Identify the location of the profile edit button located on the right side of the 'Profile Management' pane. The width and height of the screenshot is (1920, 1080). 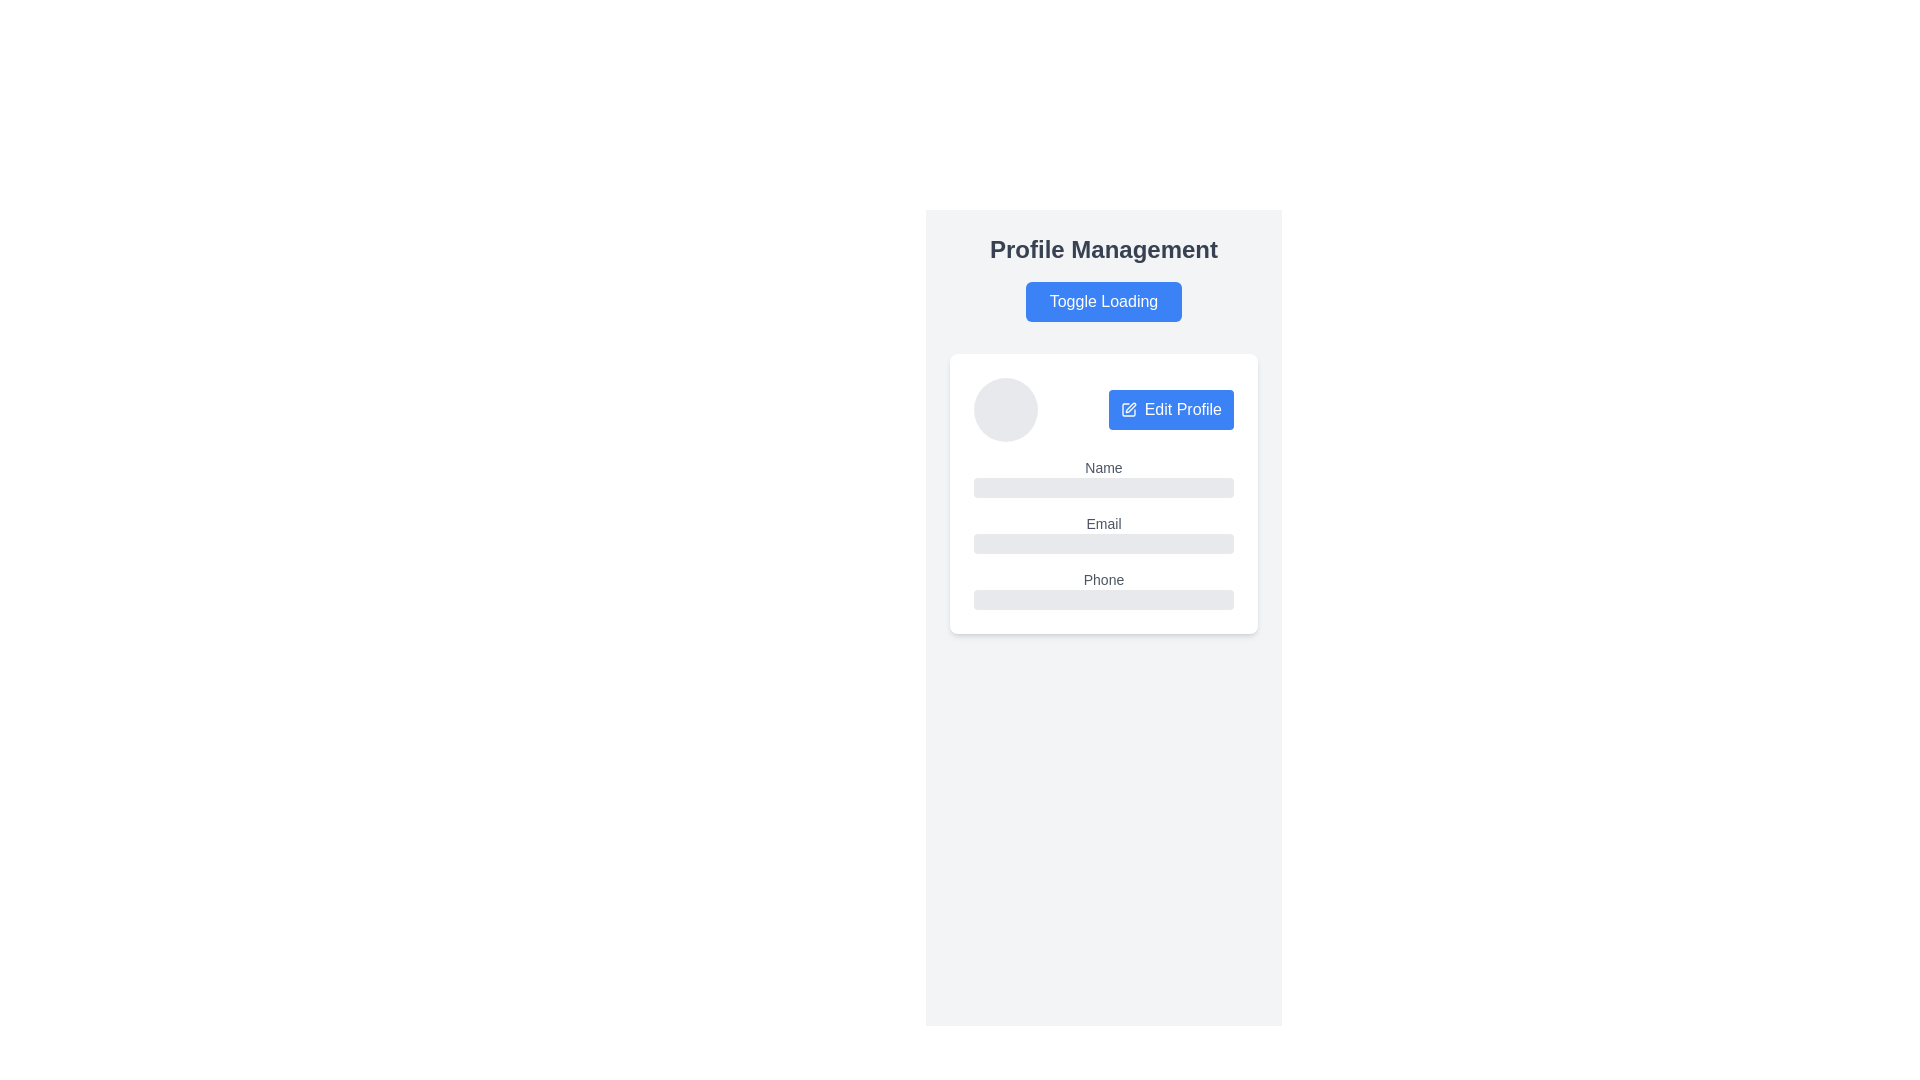
(1171, 408).